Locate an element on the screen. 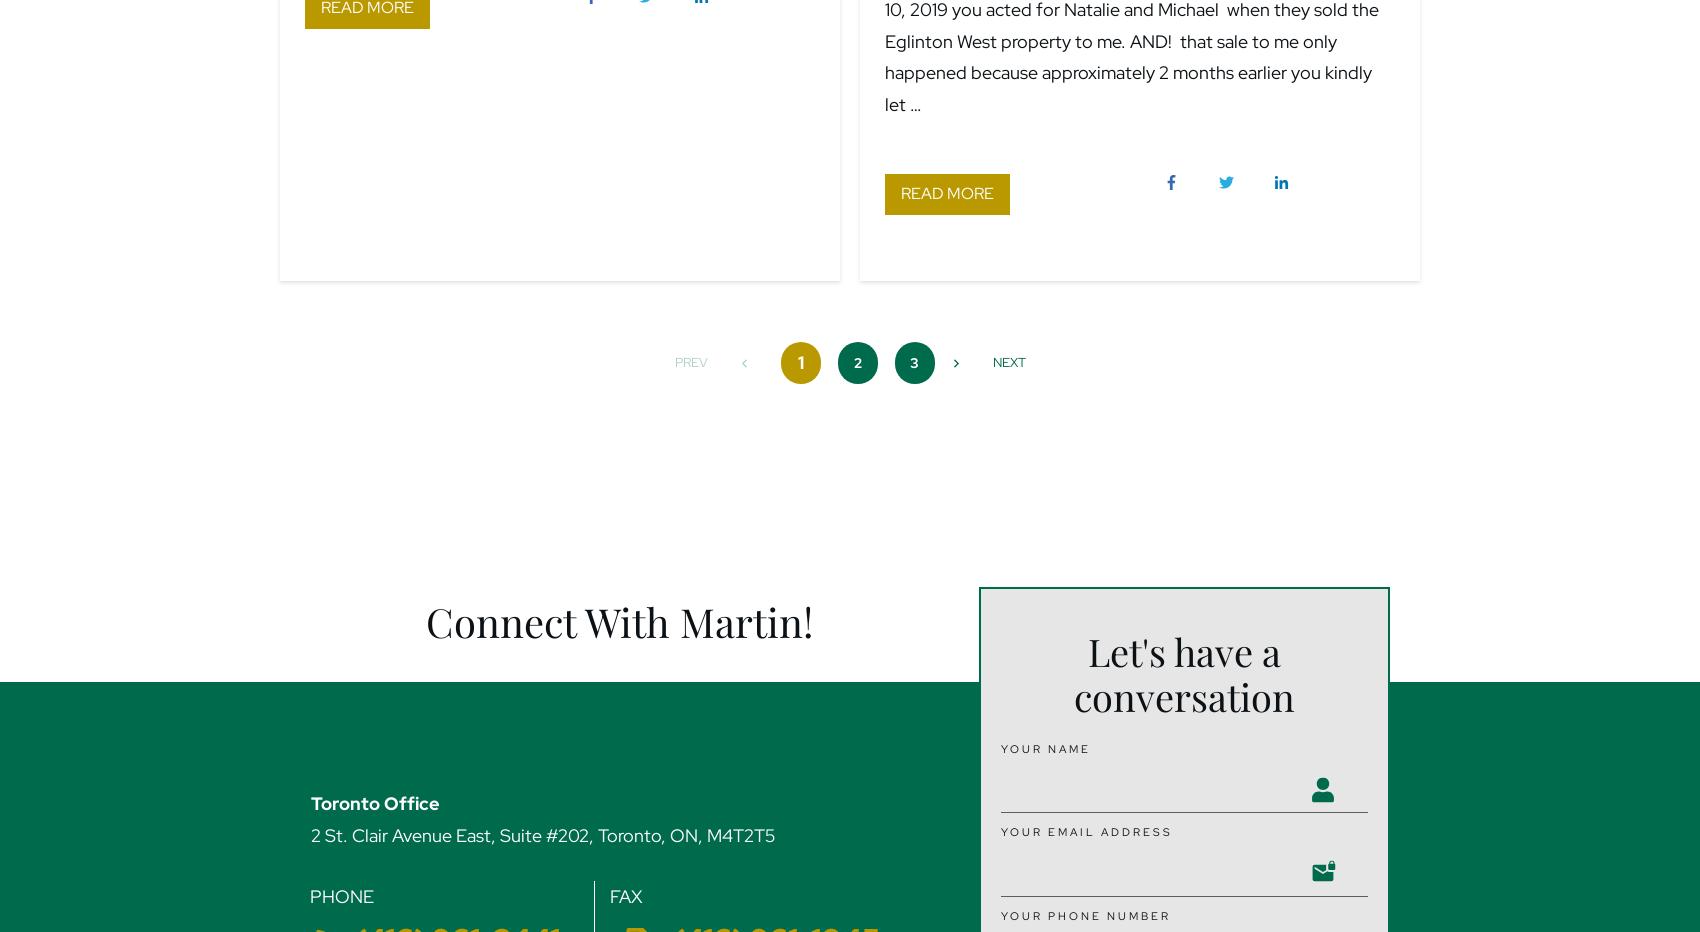  'Let's have a conversation' is located at coordinates (1183, 674).